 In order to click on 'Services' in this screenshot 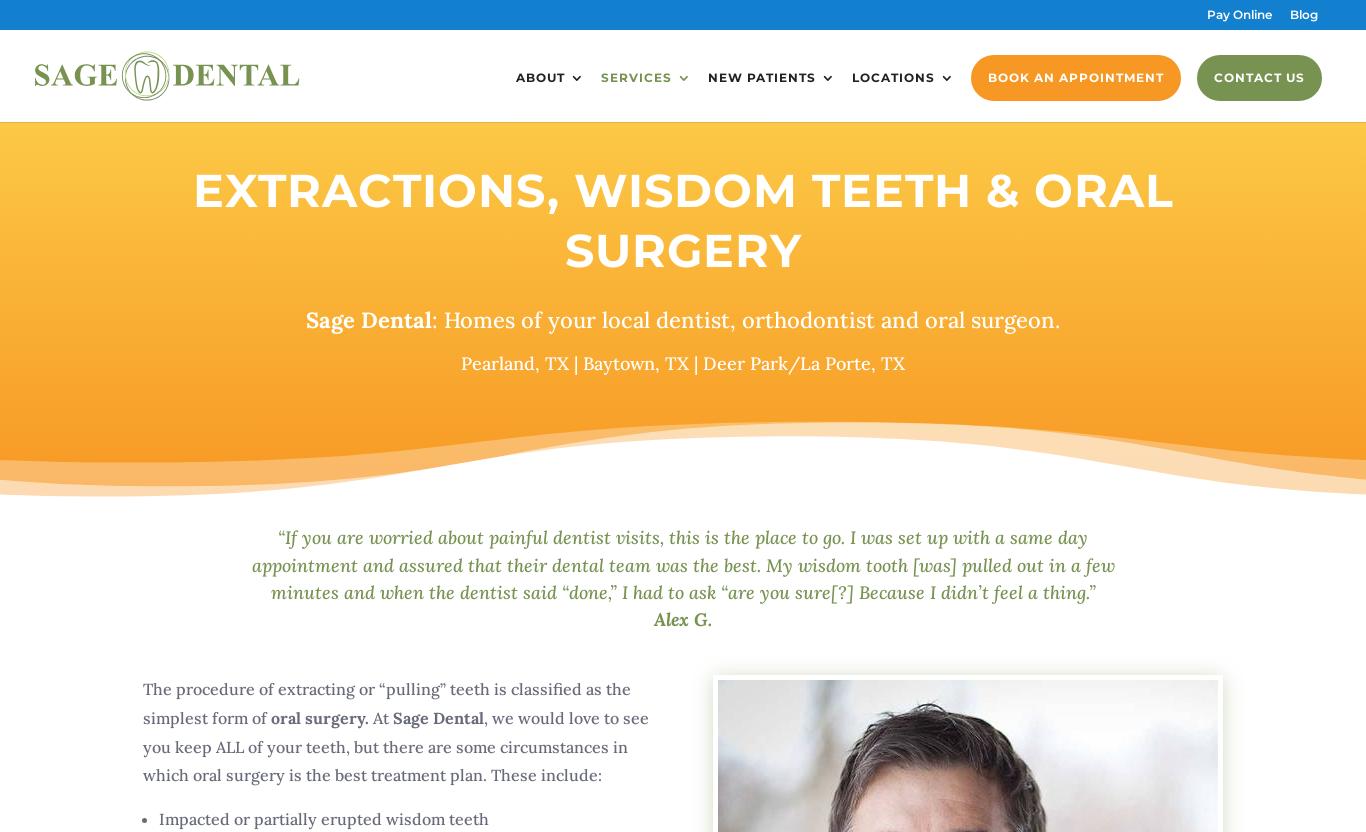, I will do `click(635, 76)`.